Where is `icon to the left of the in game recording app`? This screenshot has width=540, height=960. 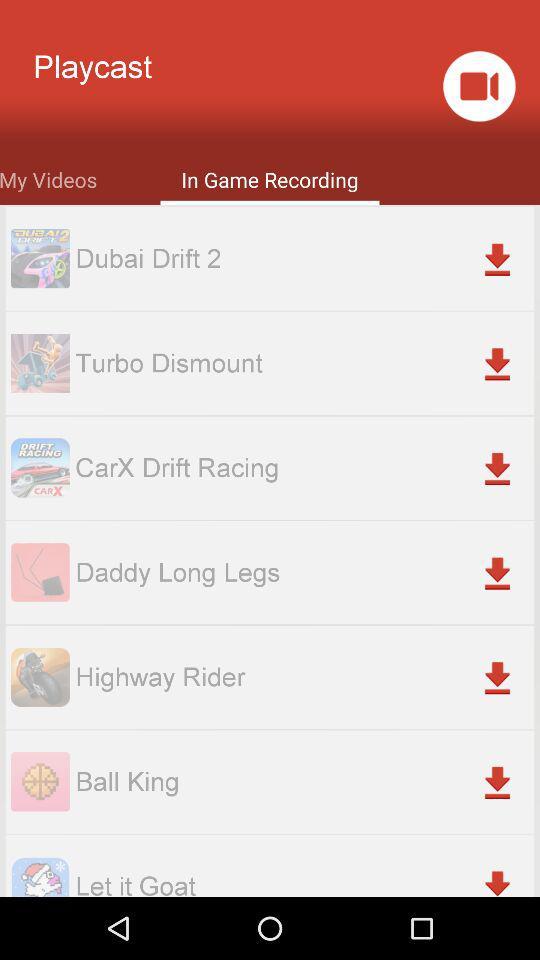
icon to the left of the in game recording app is located at coordinates (48, 177).